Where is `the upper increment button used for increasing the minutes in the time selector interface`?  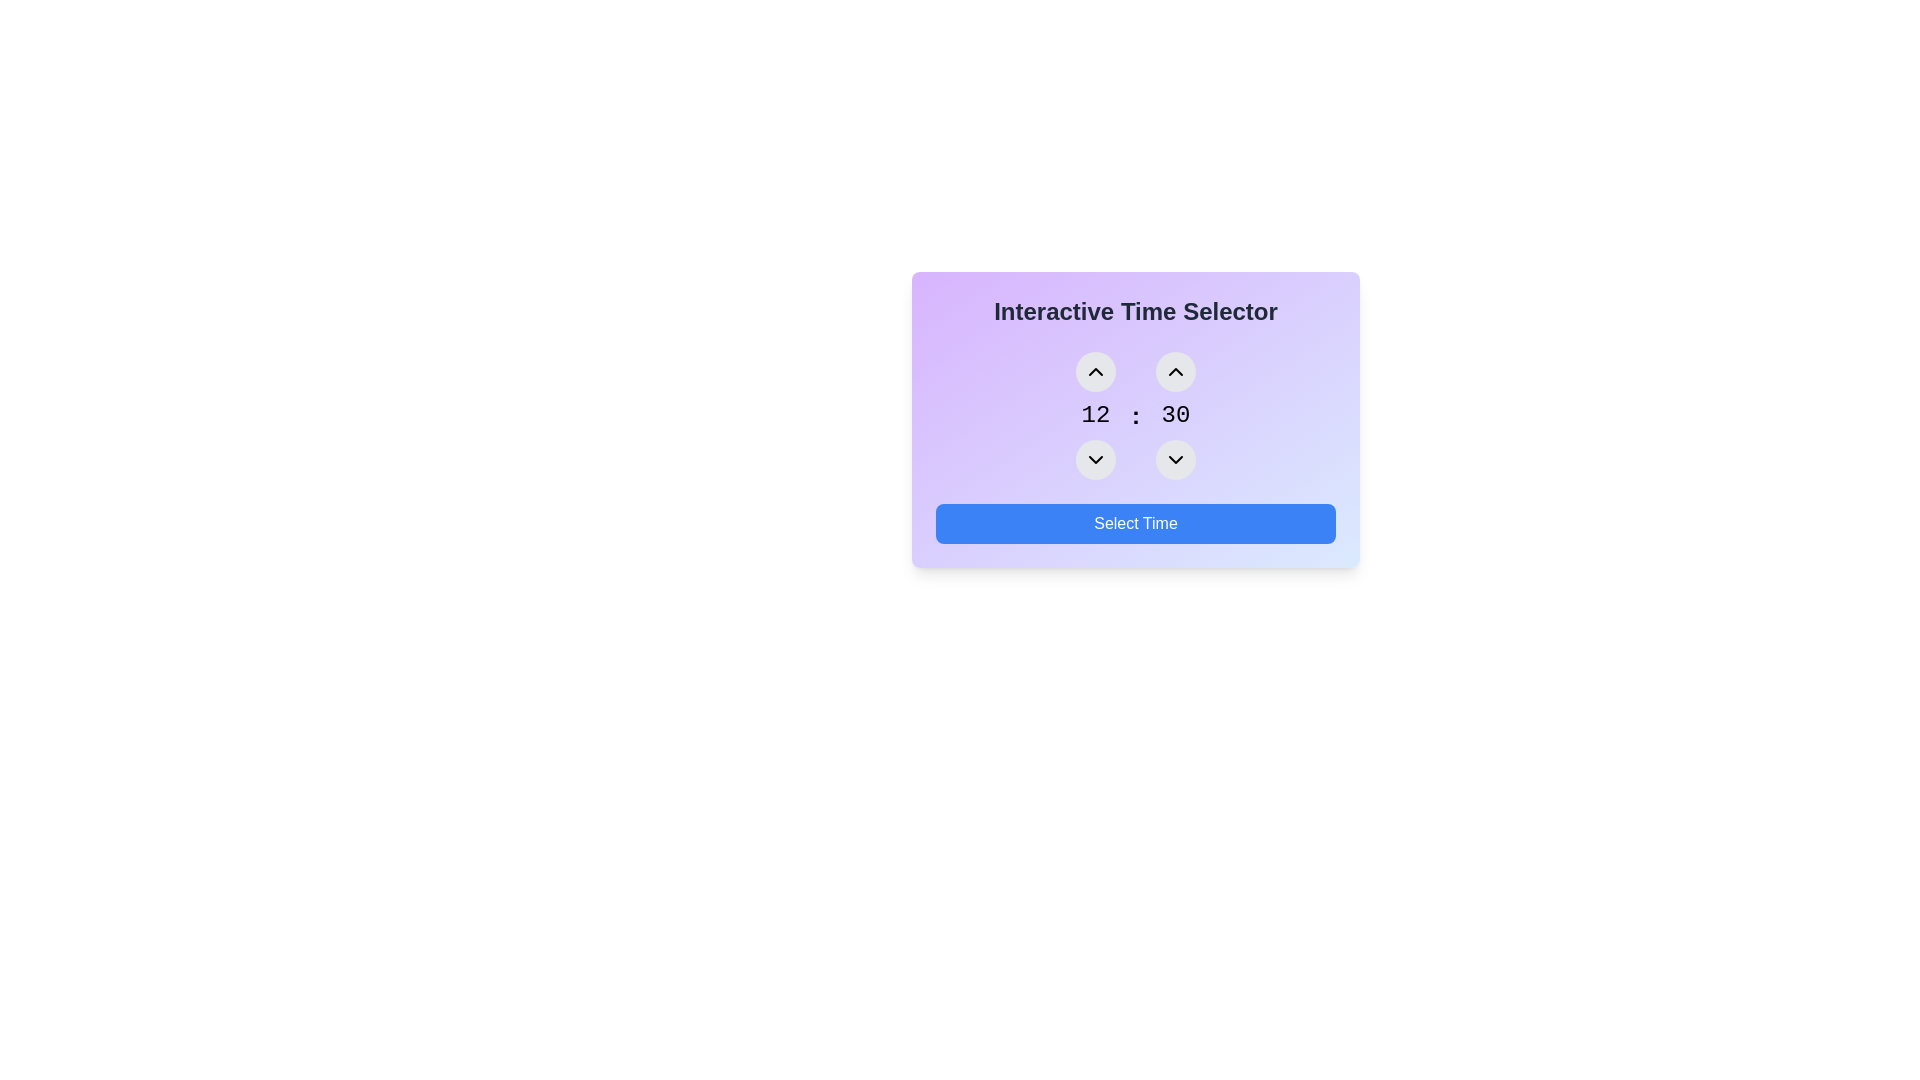 the upper increment button used for increasing the minutes in the time selector interface is located at coordinates (1176, 371).